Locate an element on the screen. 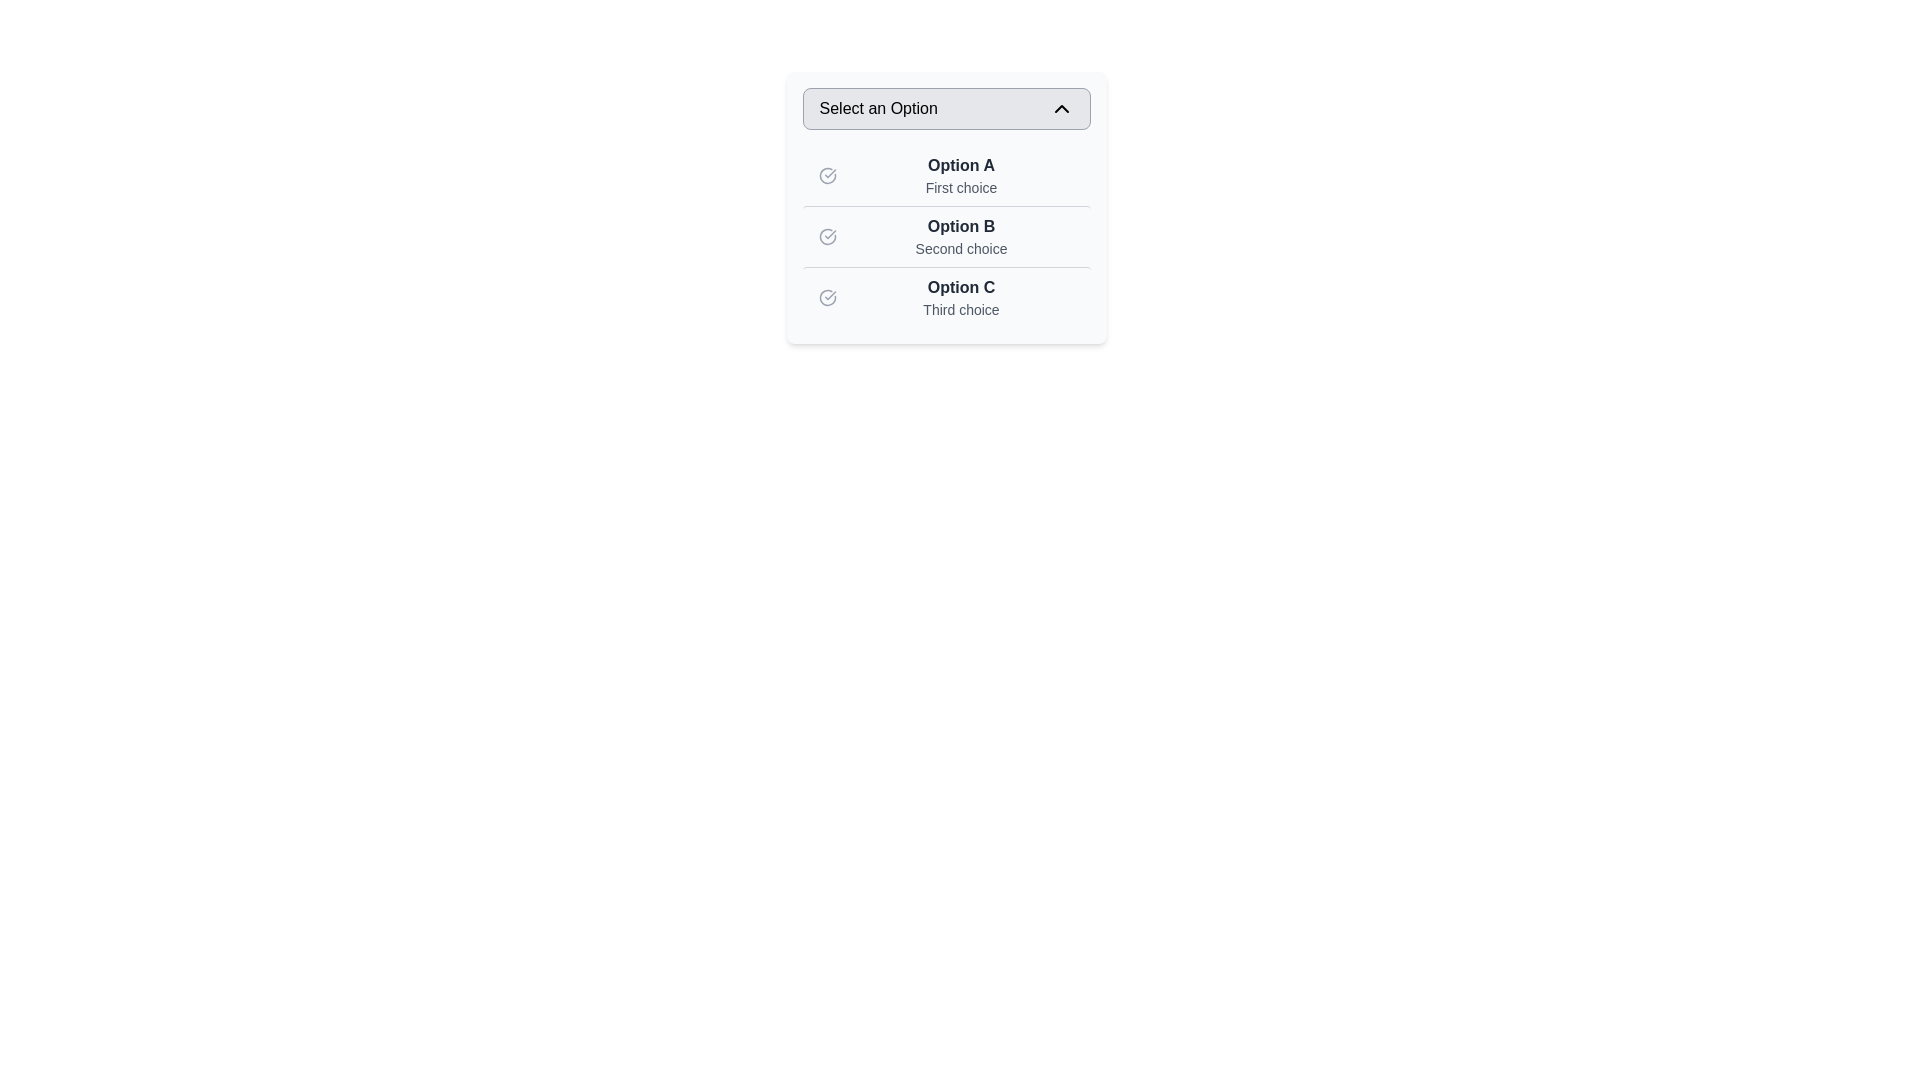 This screenshot has width=1920, height=1080. 'Option B: Second choice' in the dropdown list is located at coordinates (945, 235).